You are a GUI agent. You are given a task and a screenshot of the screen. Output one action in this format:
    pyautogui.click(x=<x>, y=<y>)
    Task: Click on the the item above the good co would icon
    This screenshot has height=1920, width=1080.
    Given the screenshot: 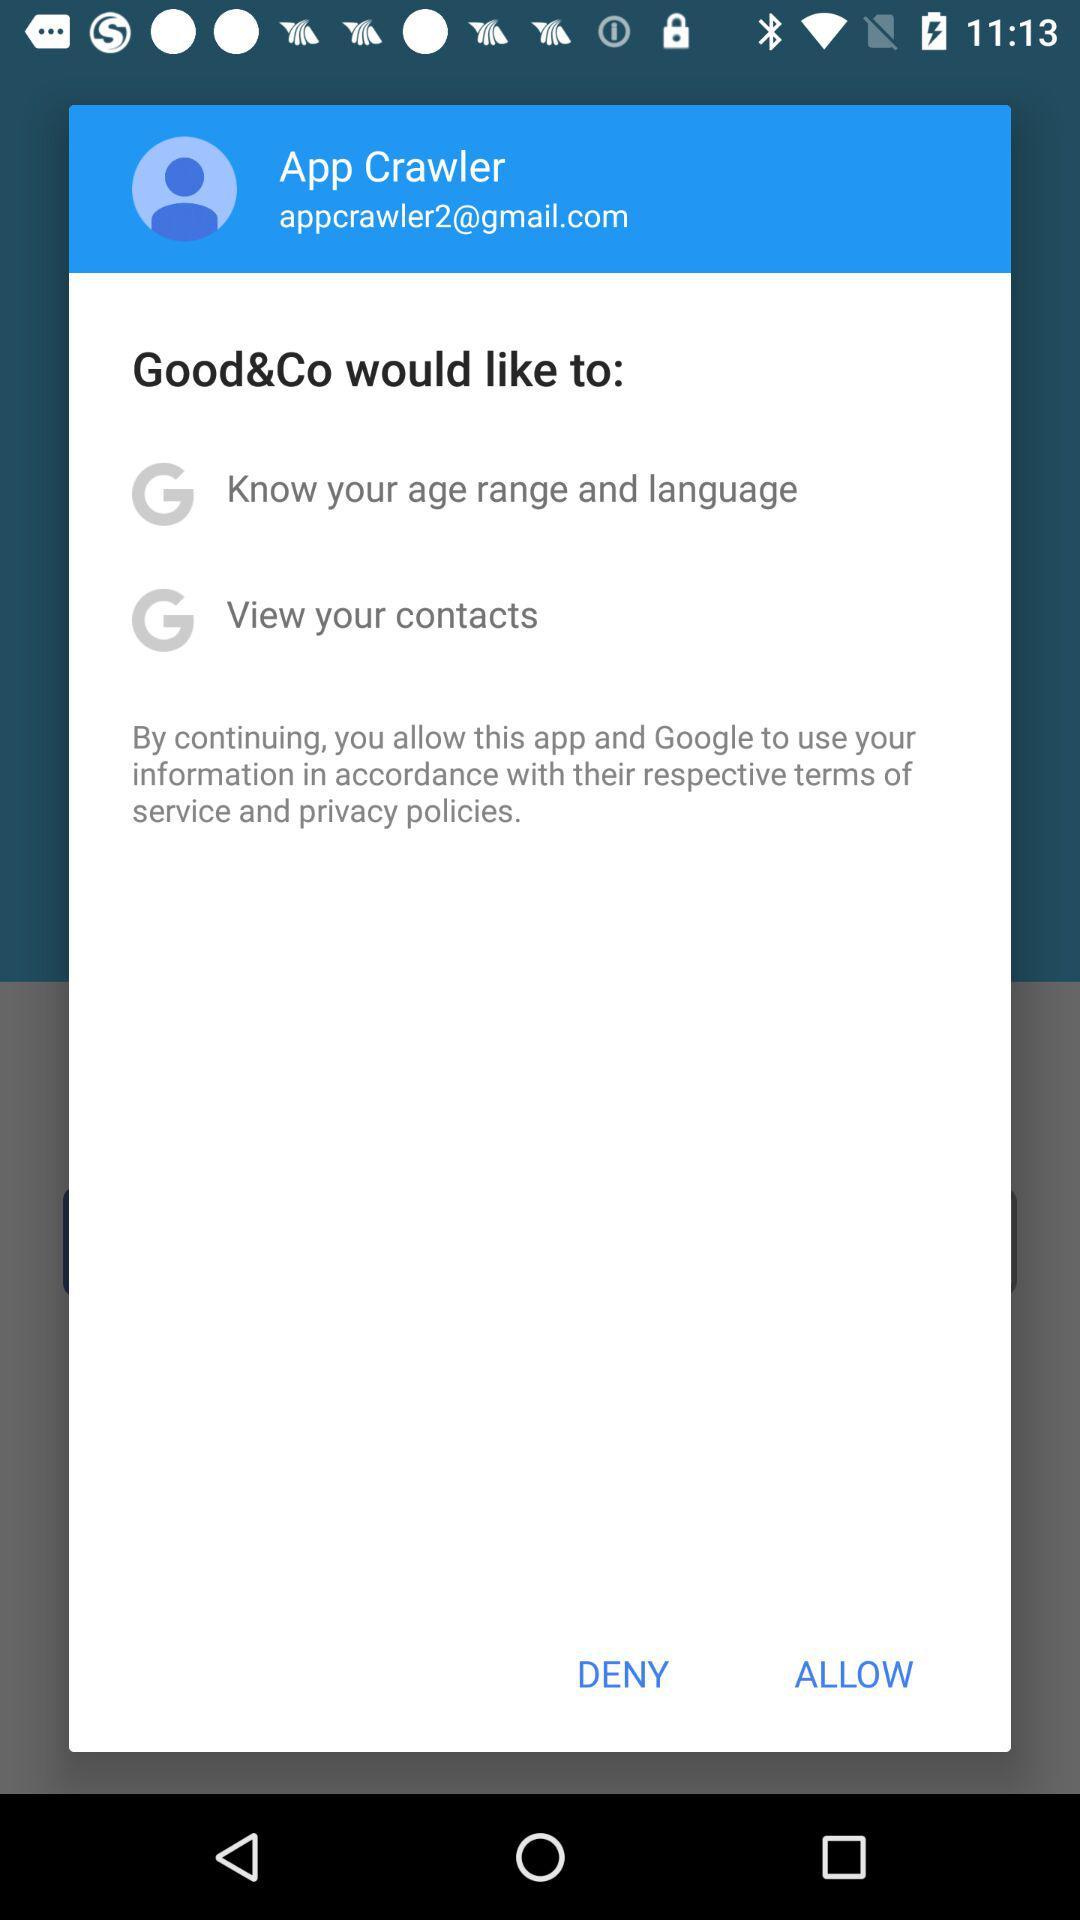 What is the action you would take?
    pyautogui.click(x=454, y=214)
    